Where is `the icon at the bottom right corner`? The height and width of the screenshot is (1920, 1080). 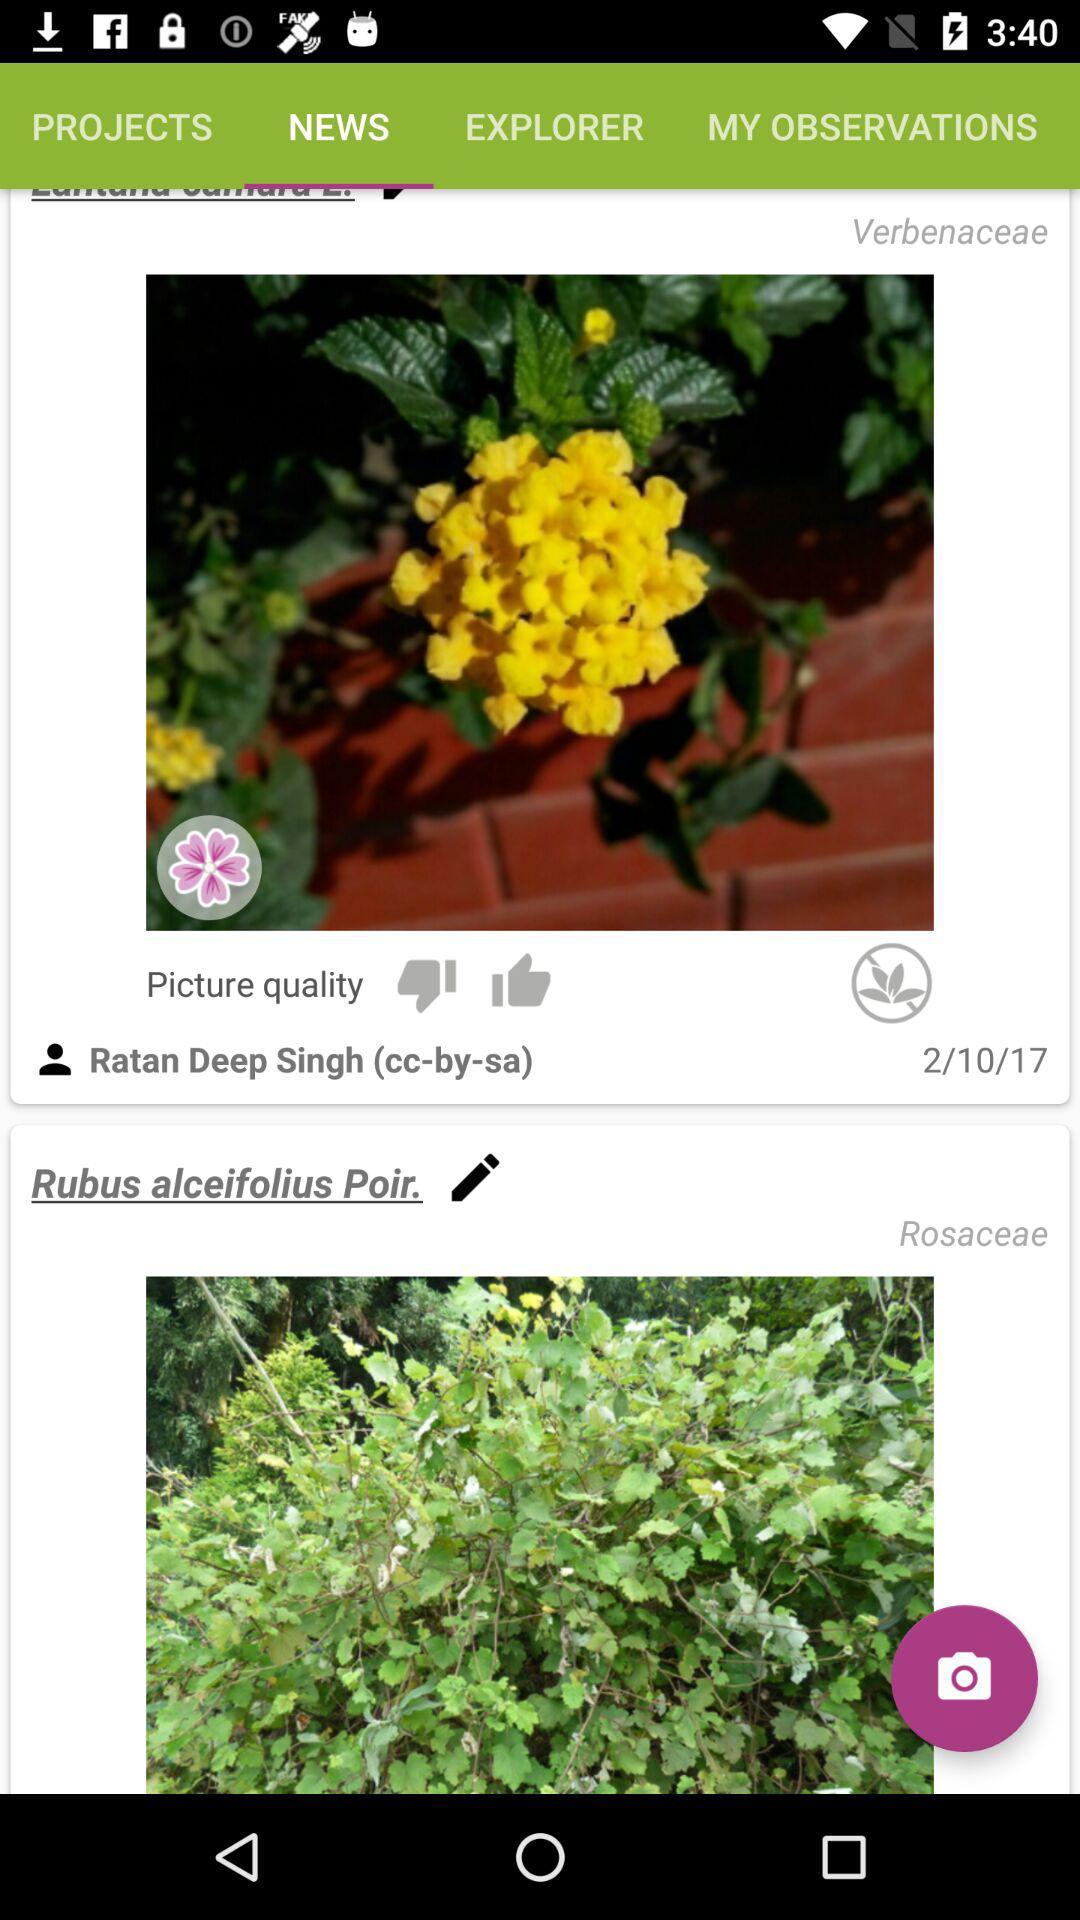
the icon at the bottom right corner is located at coordinates (963, 1678).